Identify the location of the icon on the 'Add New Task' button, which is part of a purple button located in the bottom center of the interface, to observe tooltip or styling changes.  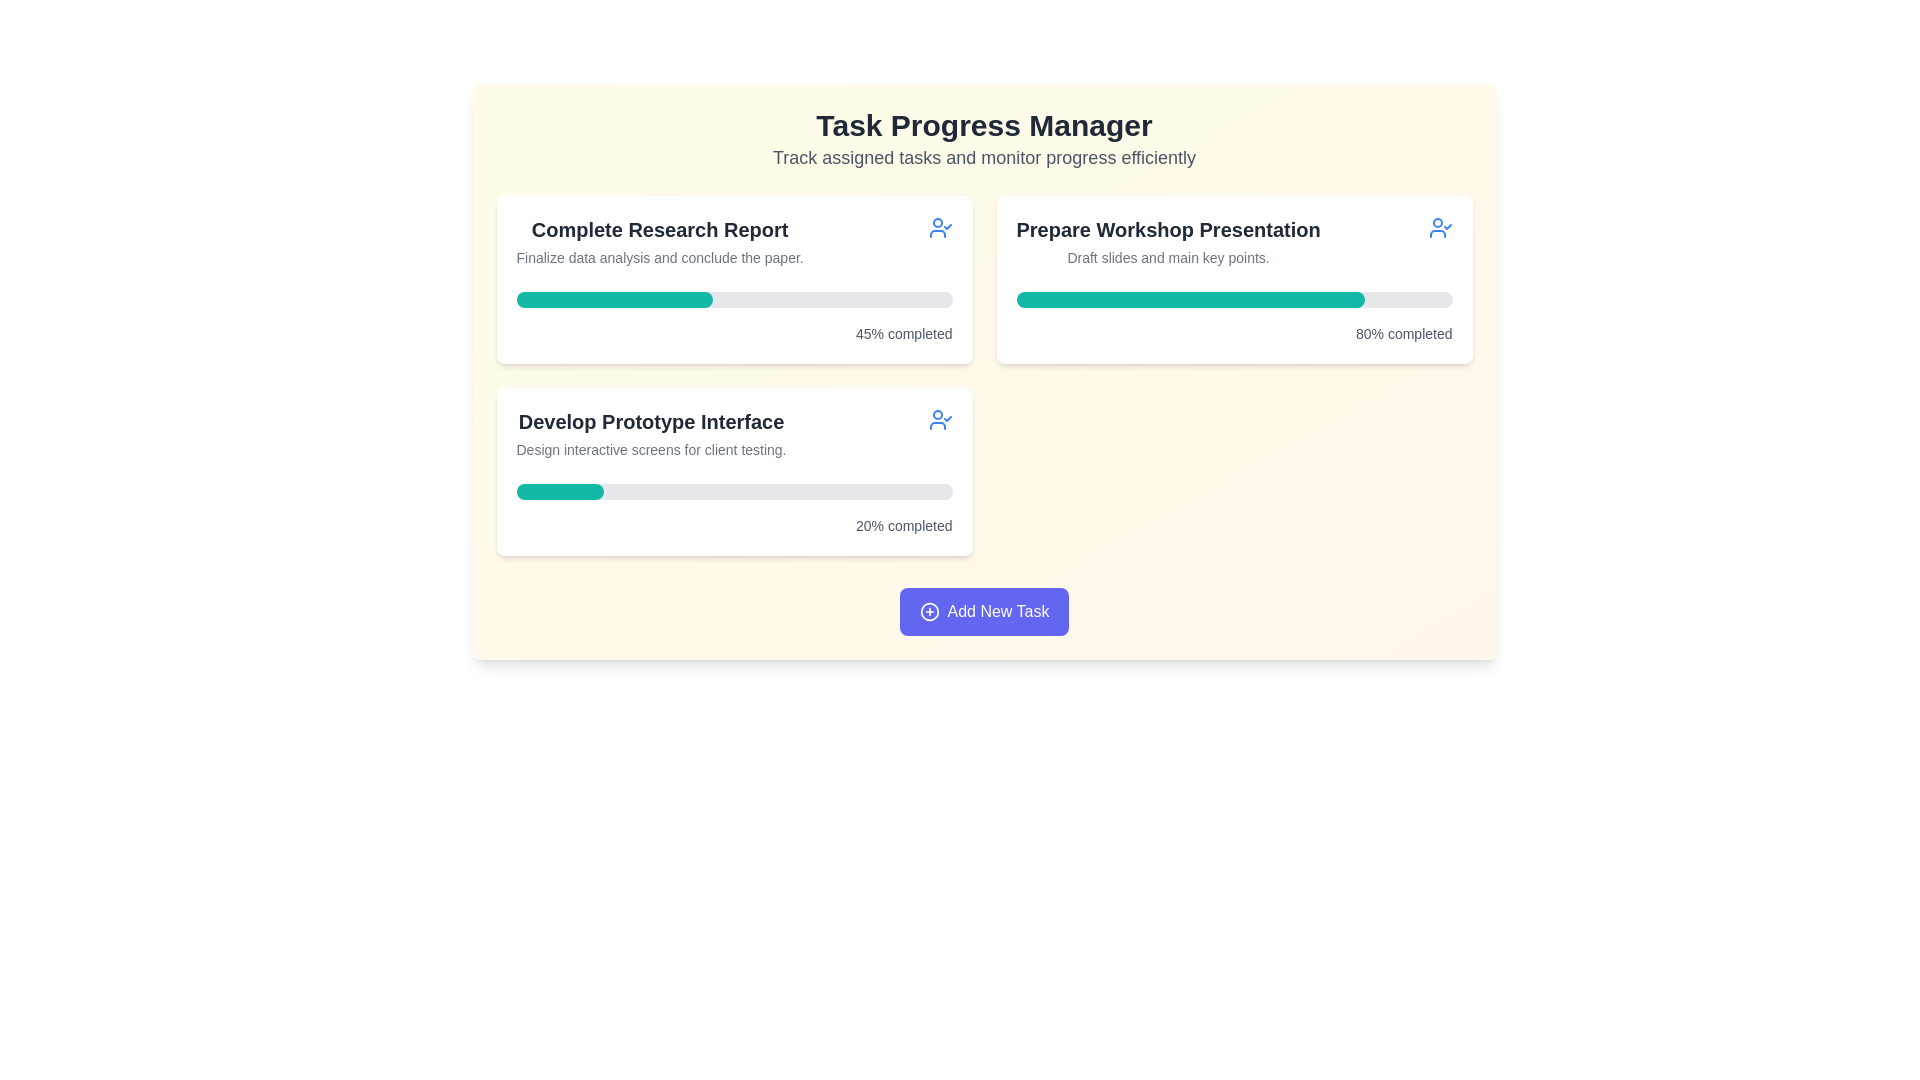
(928, 611).